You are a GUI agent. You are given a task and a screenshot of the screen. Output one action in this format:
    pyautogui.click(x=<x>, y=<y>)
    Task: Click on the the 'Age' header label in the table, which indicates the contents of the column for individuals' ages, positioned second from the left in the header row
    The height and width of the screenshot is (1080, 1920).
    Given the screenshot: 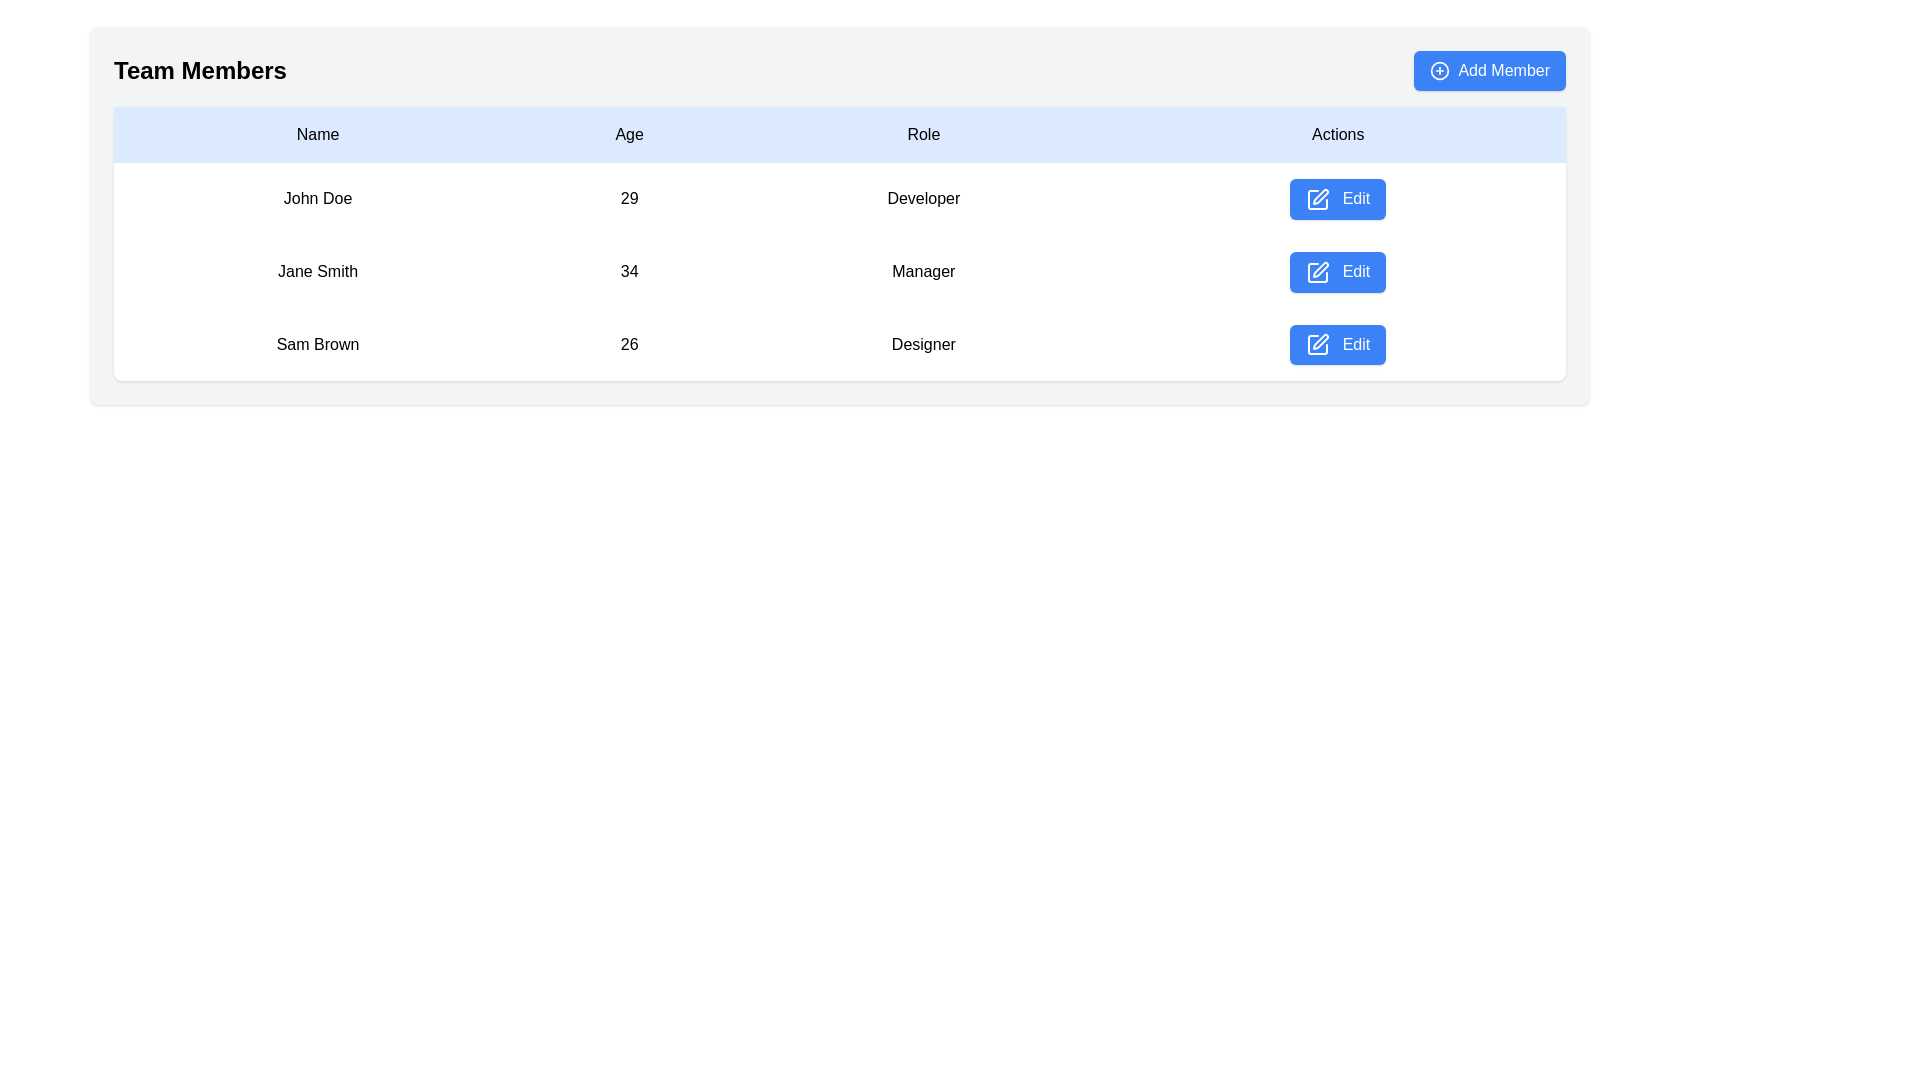 What is the action you would take?
    pyautogui.click(x=628, y=135)
    